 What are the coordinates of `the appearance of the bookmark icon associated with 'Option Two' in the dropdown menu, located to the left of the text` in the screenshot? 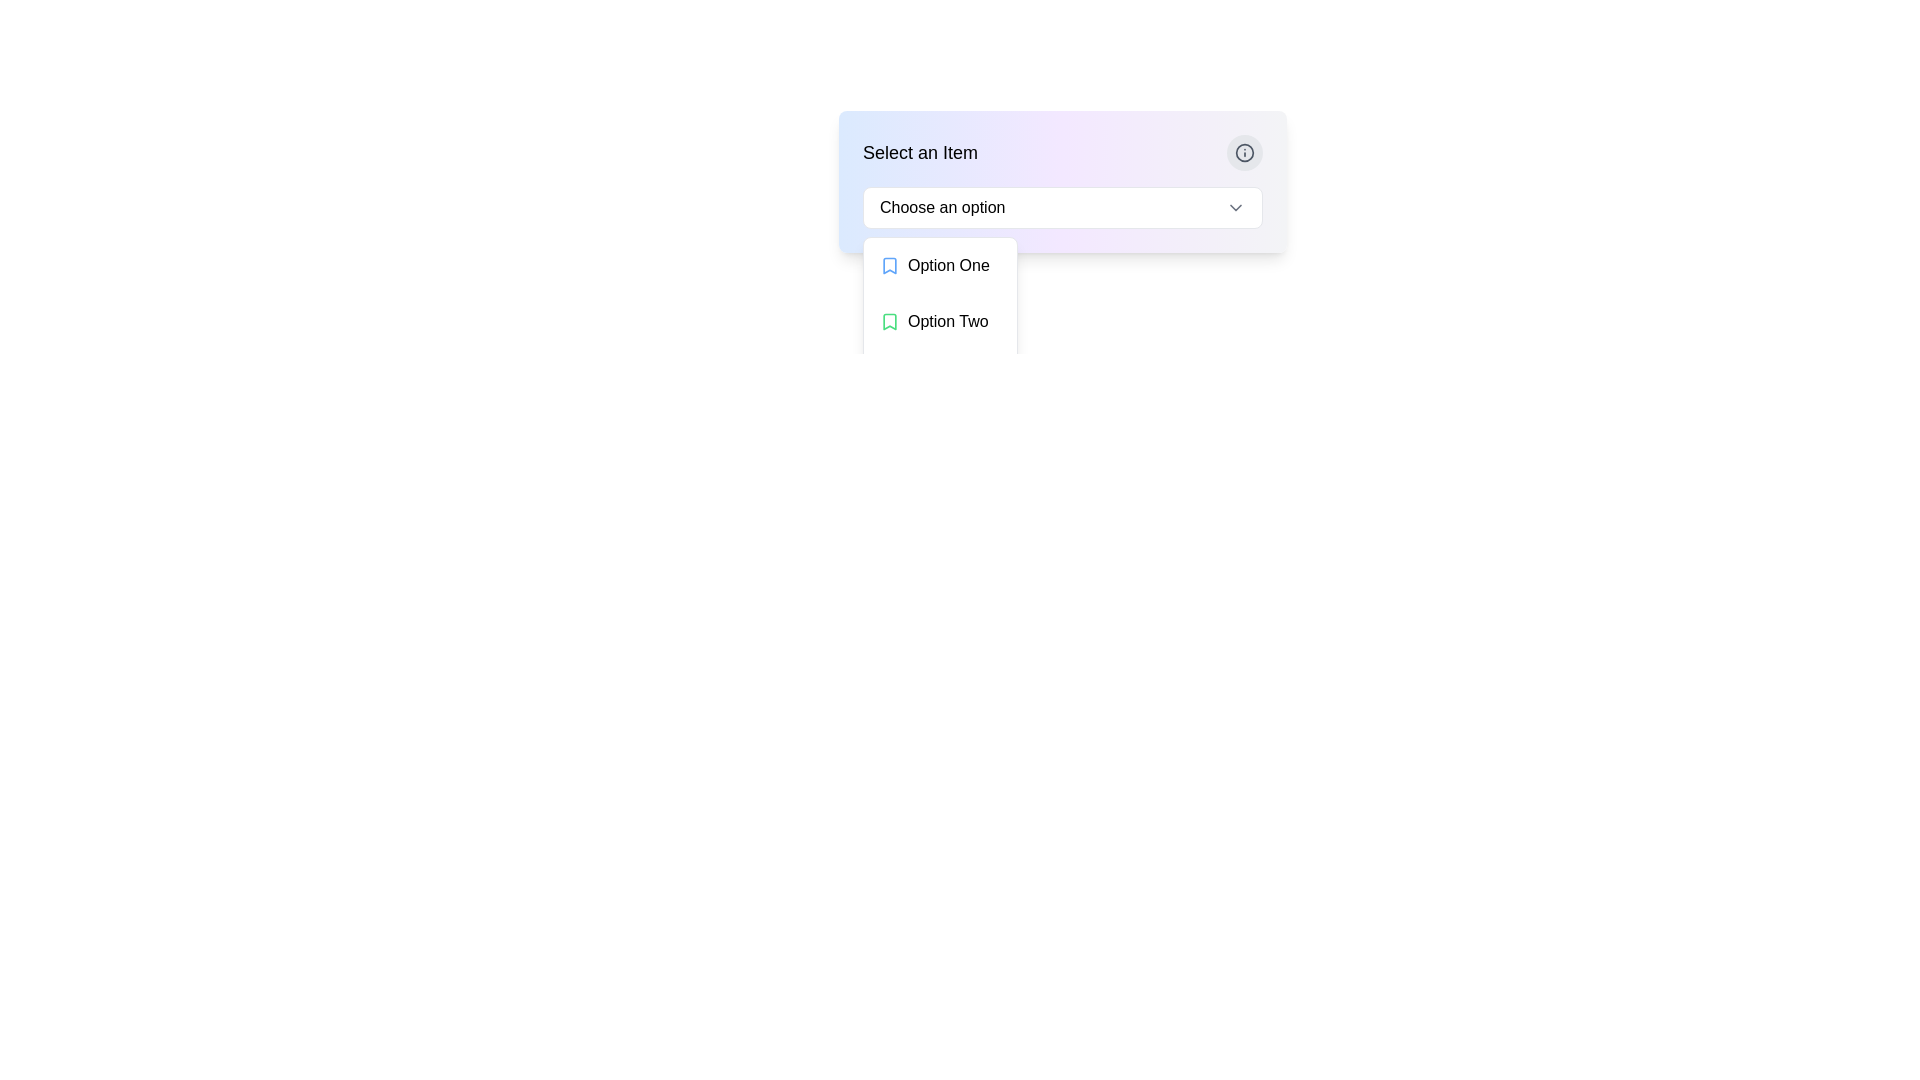 It's located at (888, 320).